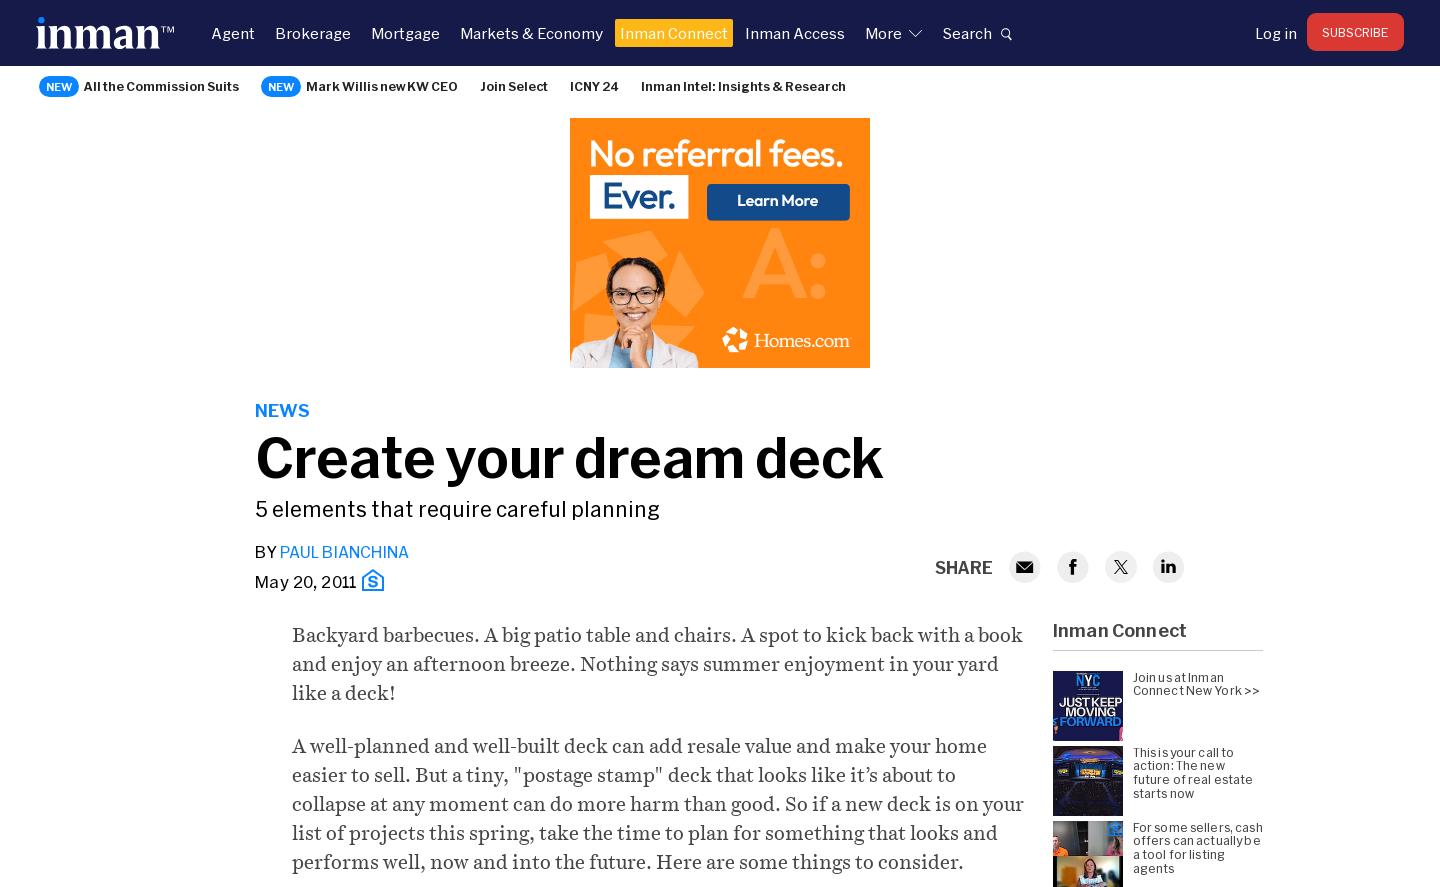  What do you see at coordinates (1275, 32) in the screenshot?
I see `'Log in'` at bounding box center [1275, 32].